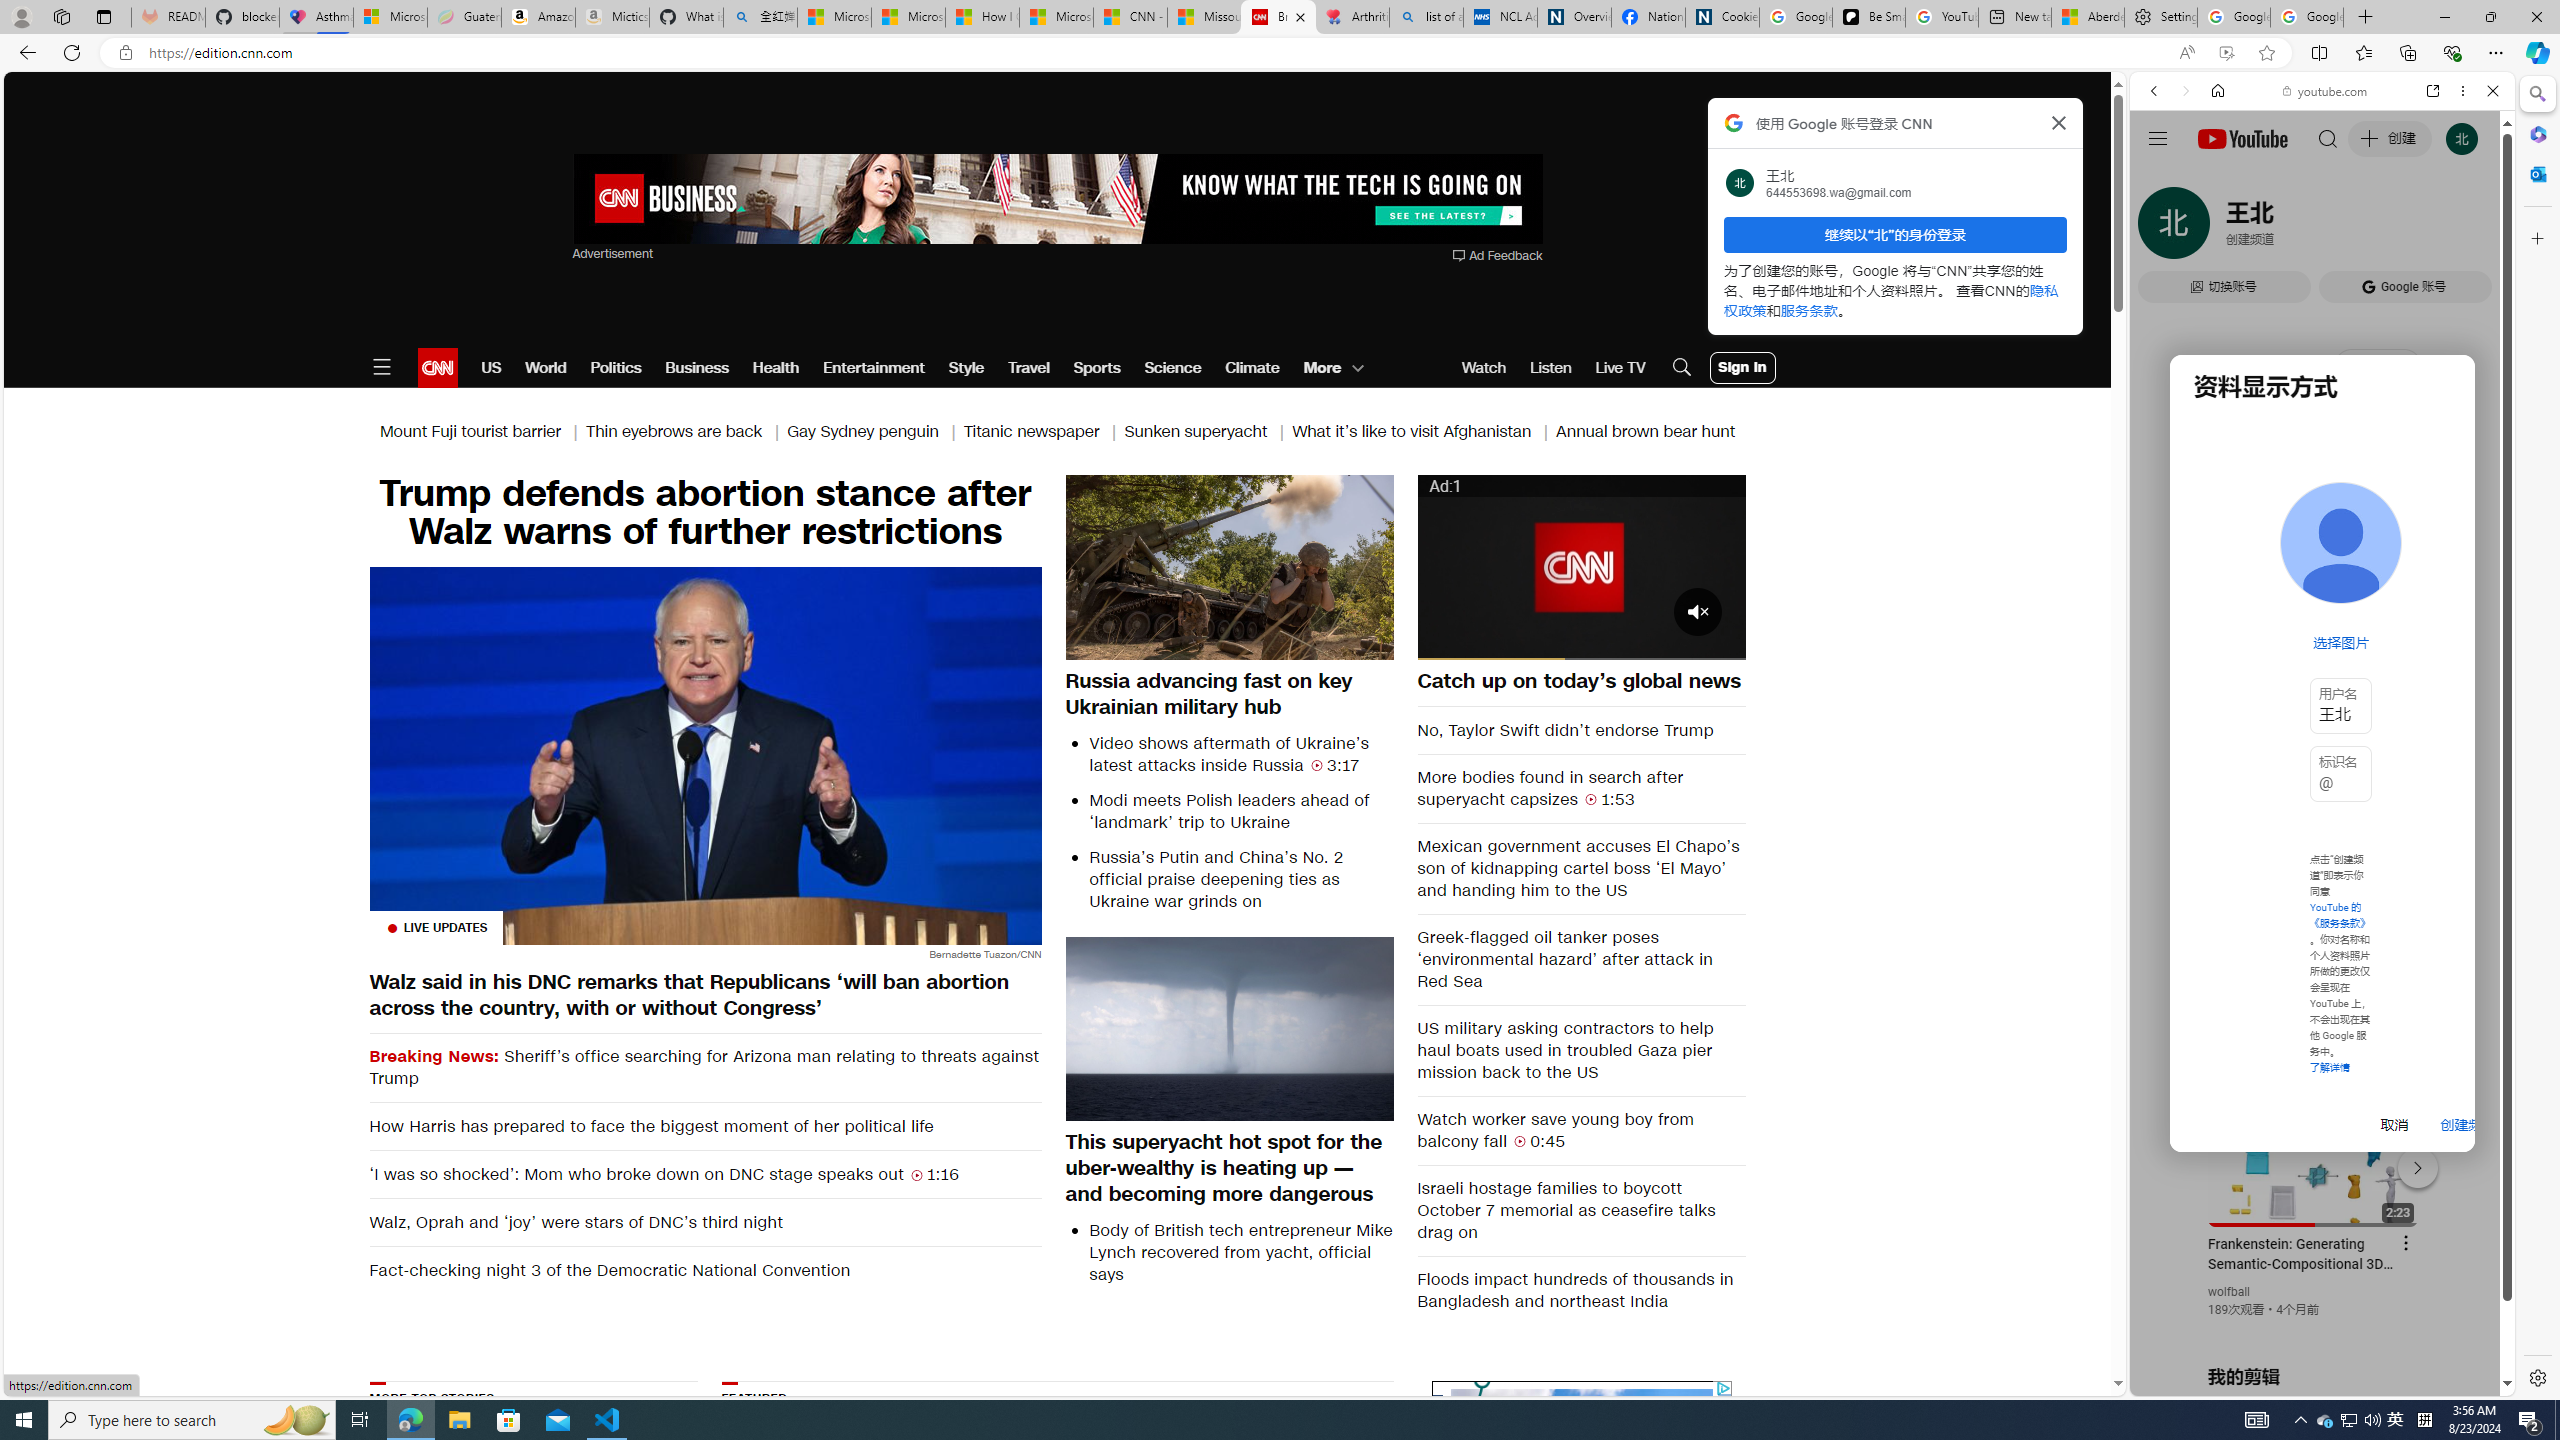 This screenshot has width=2560, height=1440. What do you see at coordinates (2320, 593) in the screenshot?
I see `'Trailer #2 [HD]'` at bounding box center [2320, 593].